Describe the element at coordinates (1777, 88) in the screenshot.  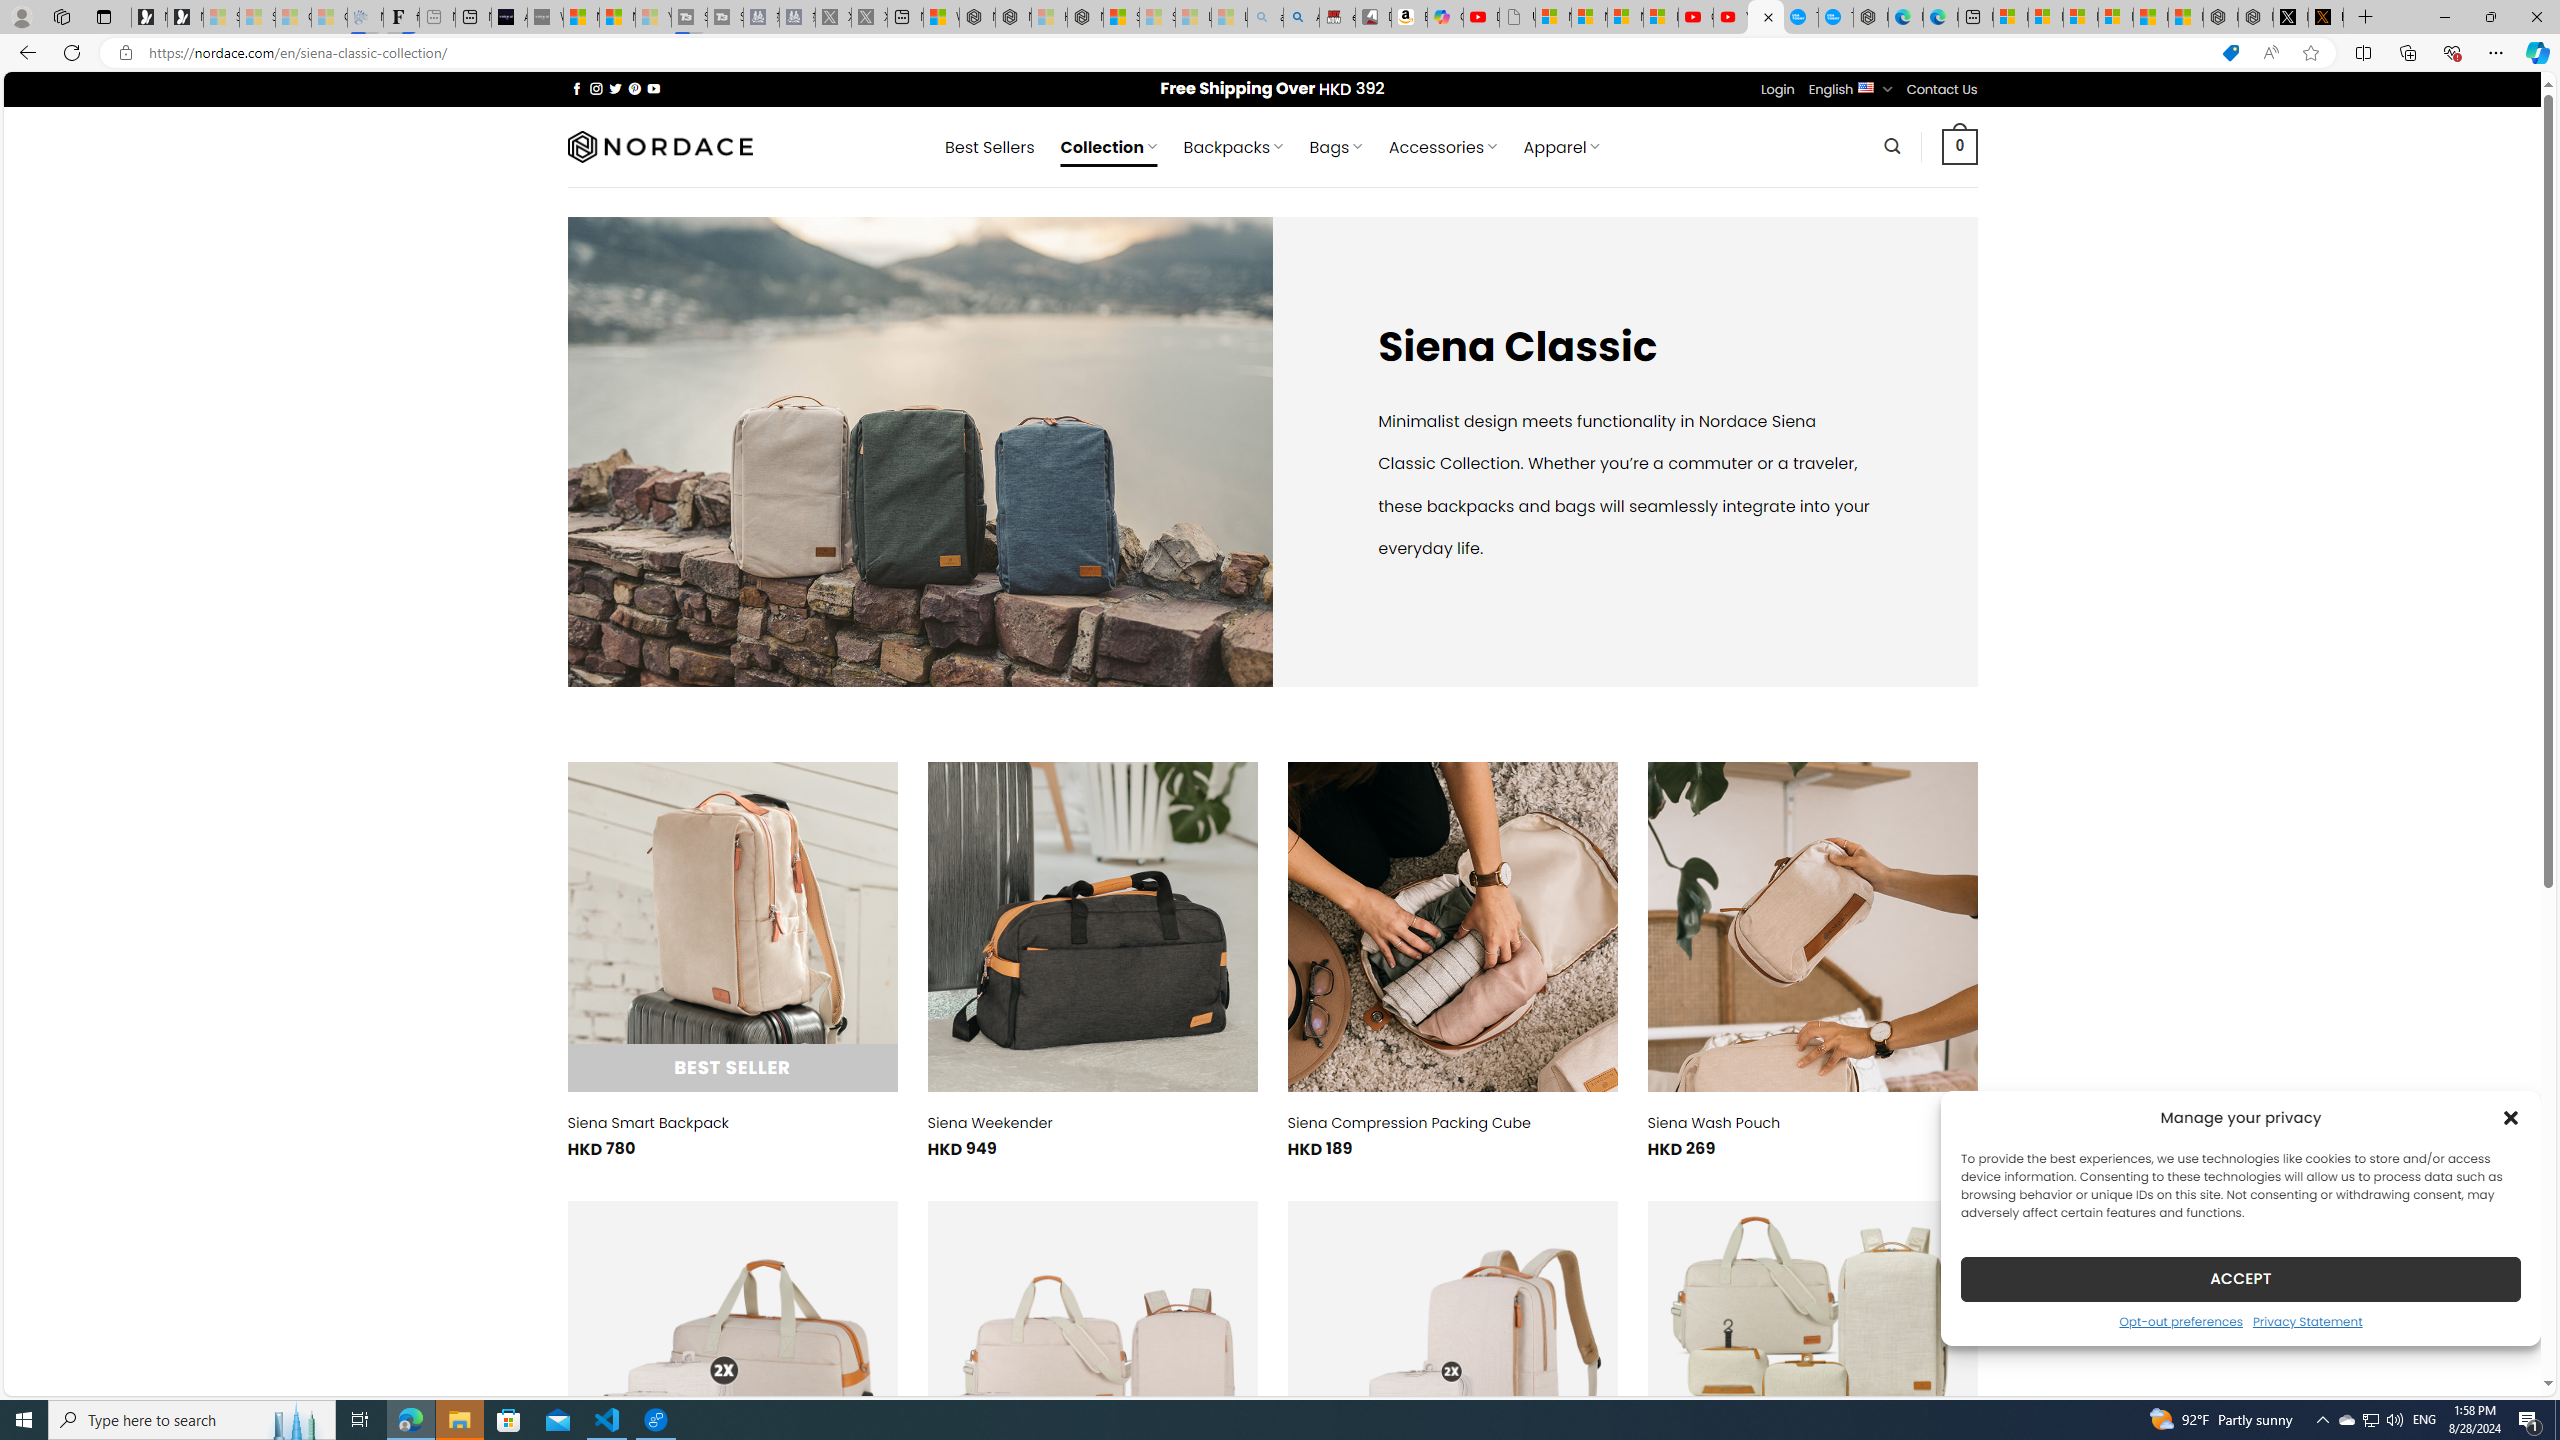
I see `'Login'` at that location.